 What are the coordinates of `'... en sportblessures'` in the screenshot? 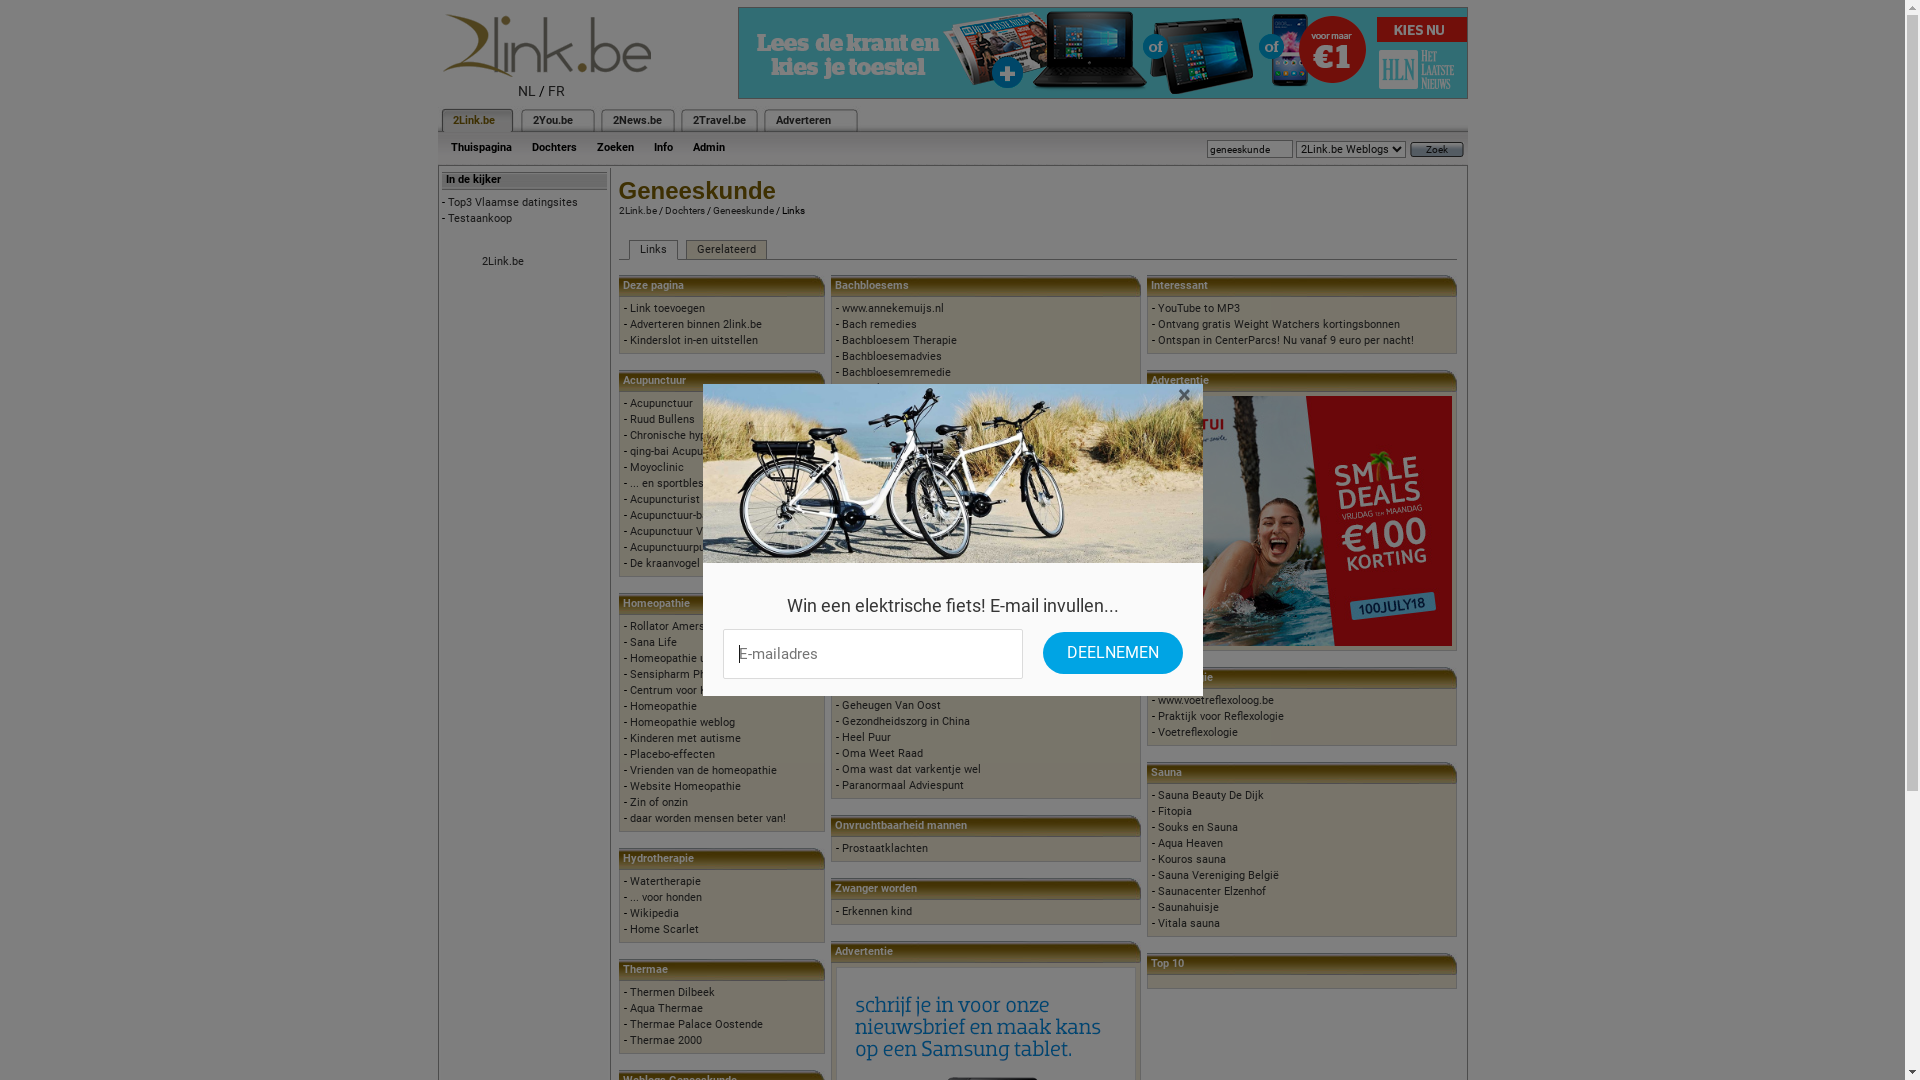 It's located at (681, 483).